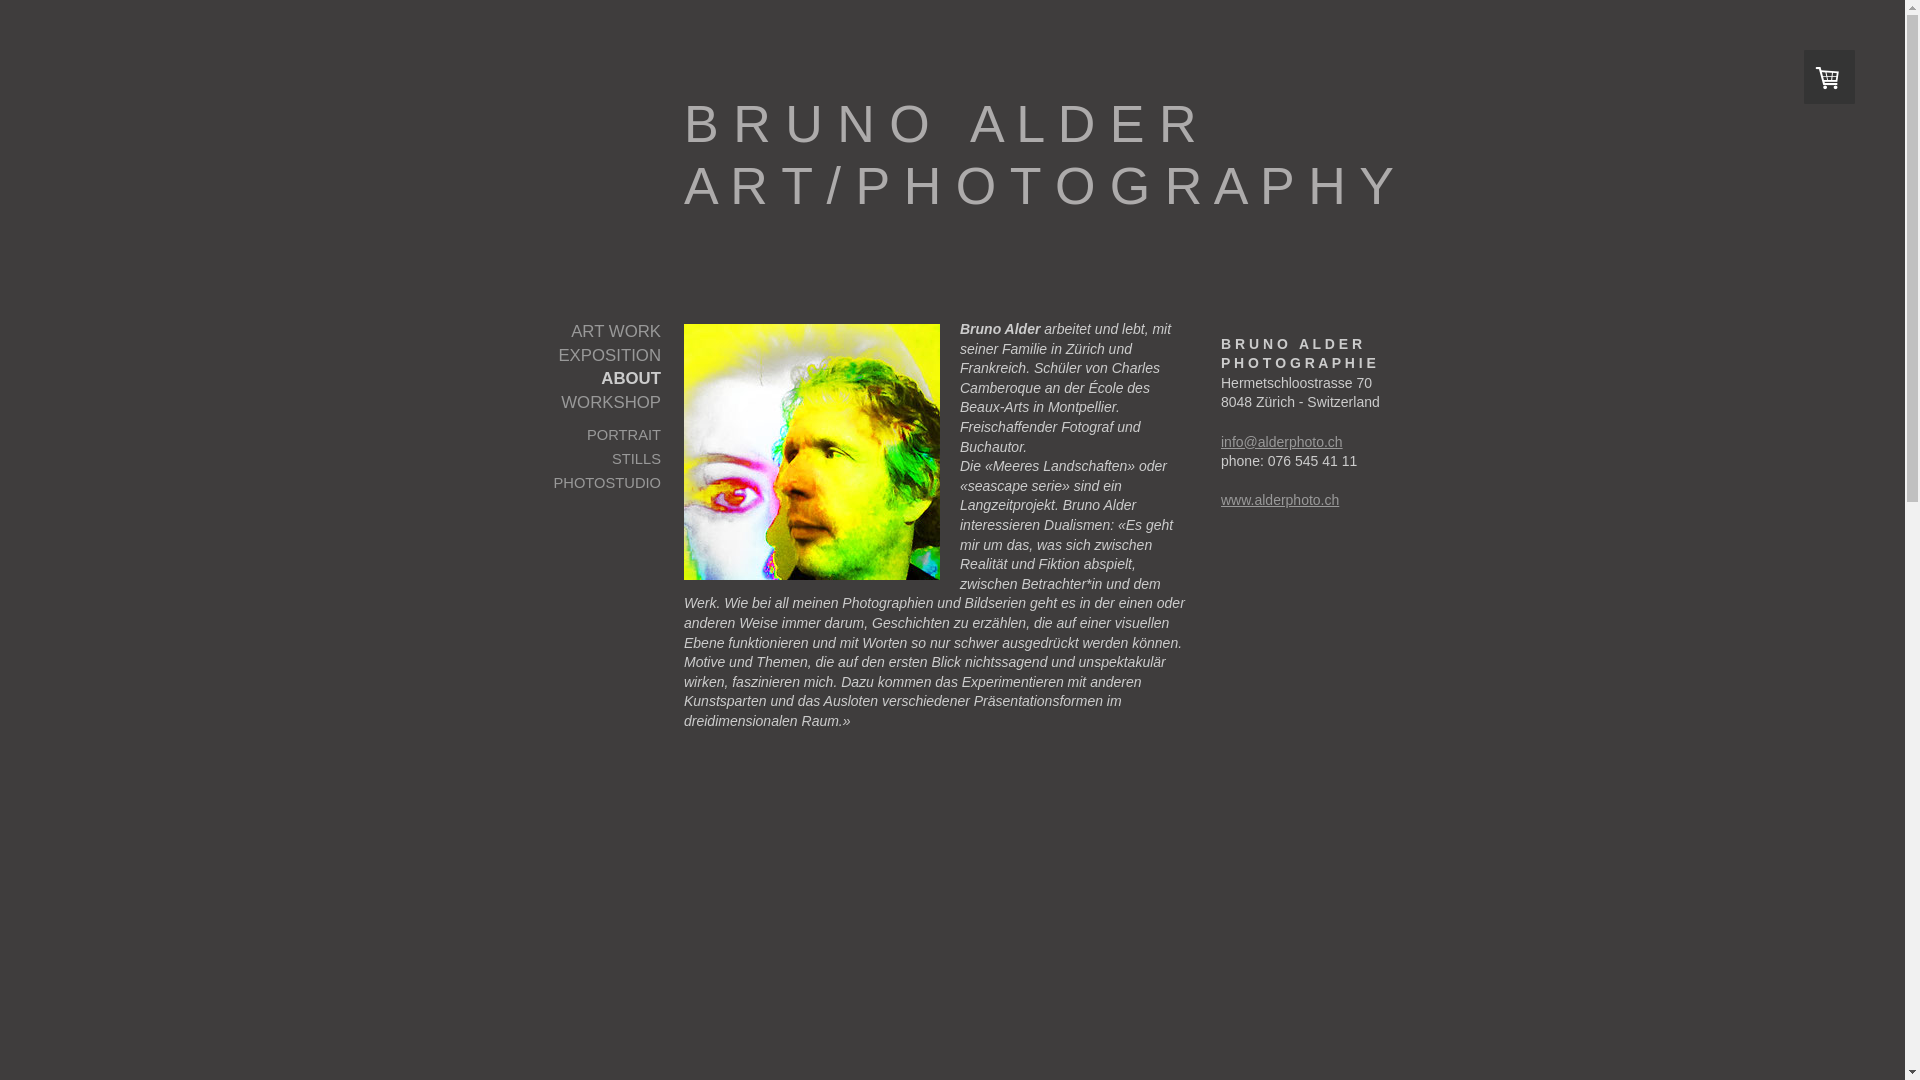 The height and width of the screenshot is (1080, 1920). I want to click on 'ABOUT', so click(574, 378).